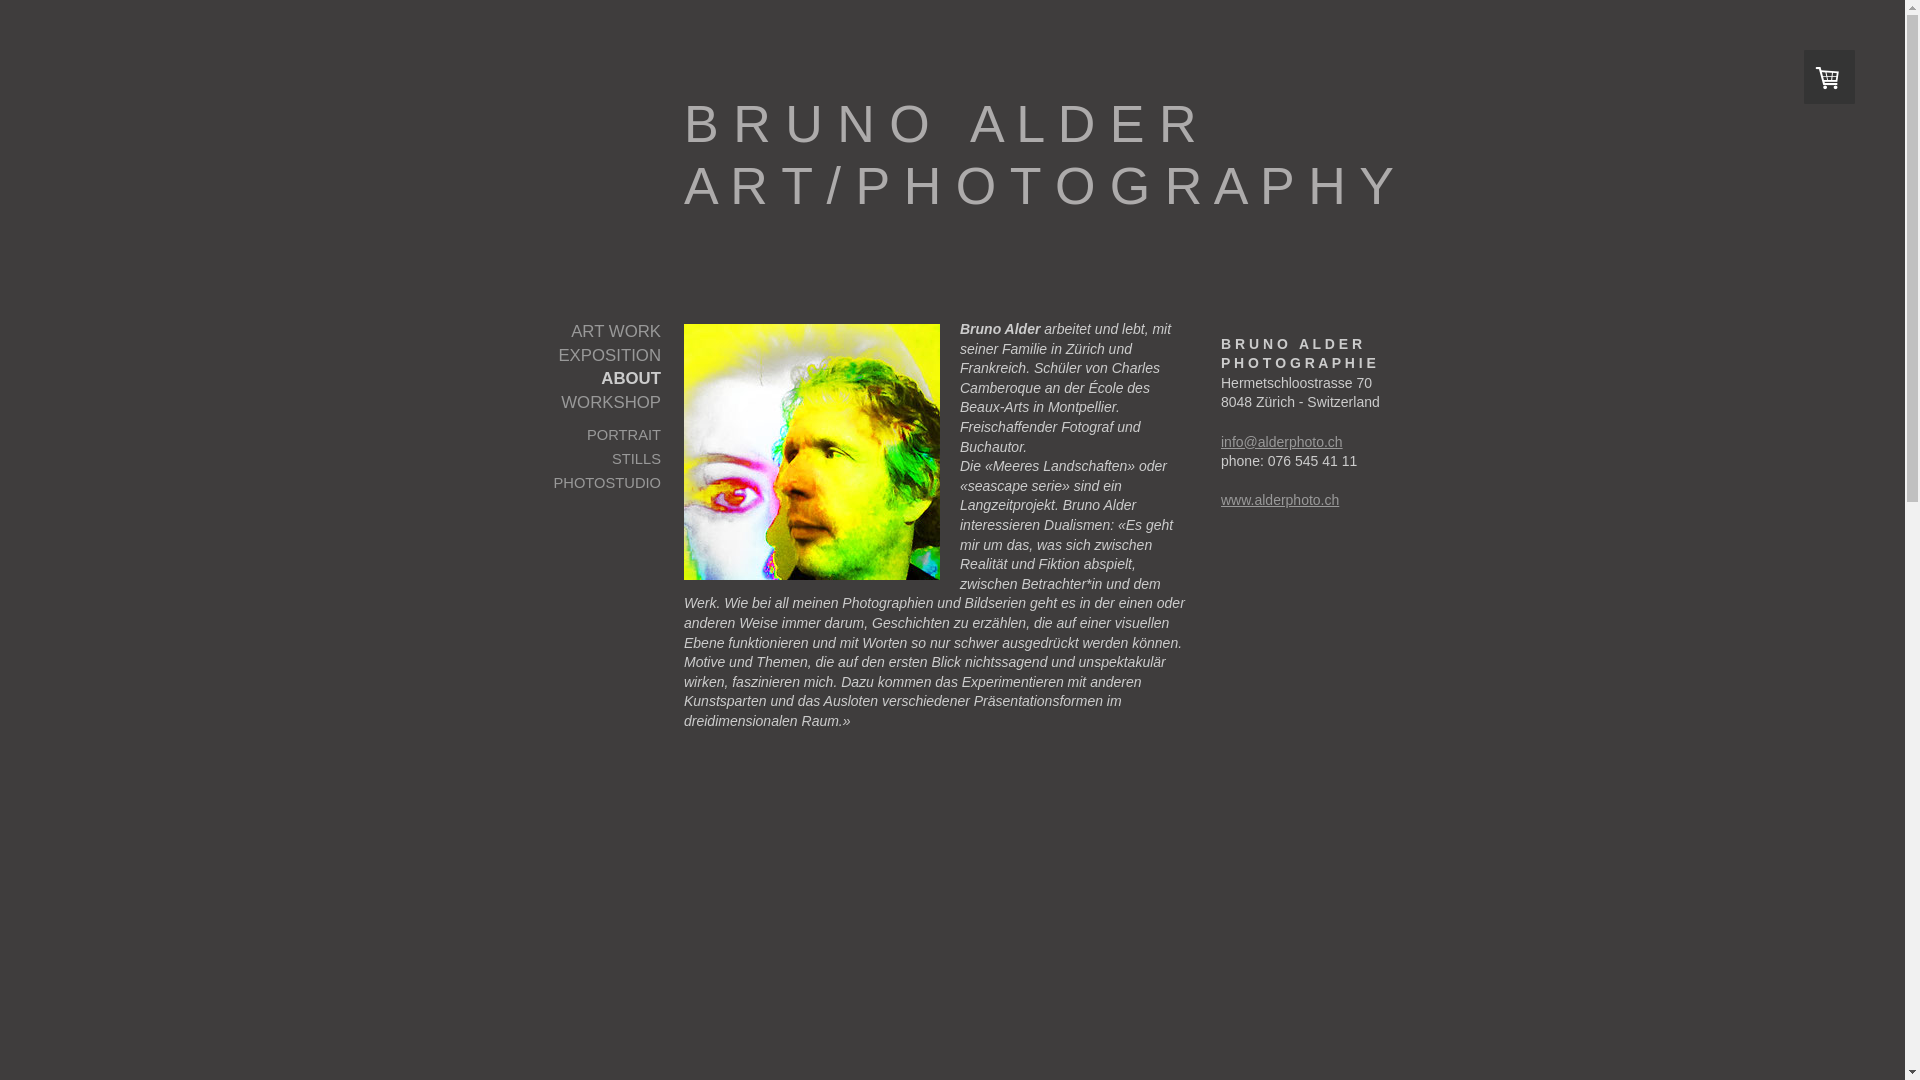 The height and width of the screenshot is (1080, 1920). I want to click on 'ABOUT', so click(574, 378).